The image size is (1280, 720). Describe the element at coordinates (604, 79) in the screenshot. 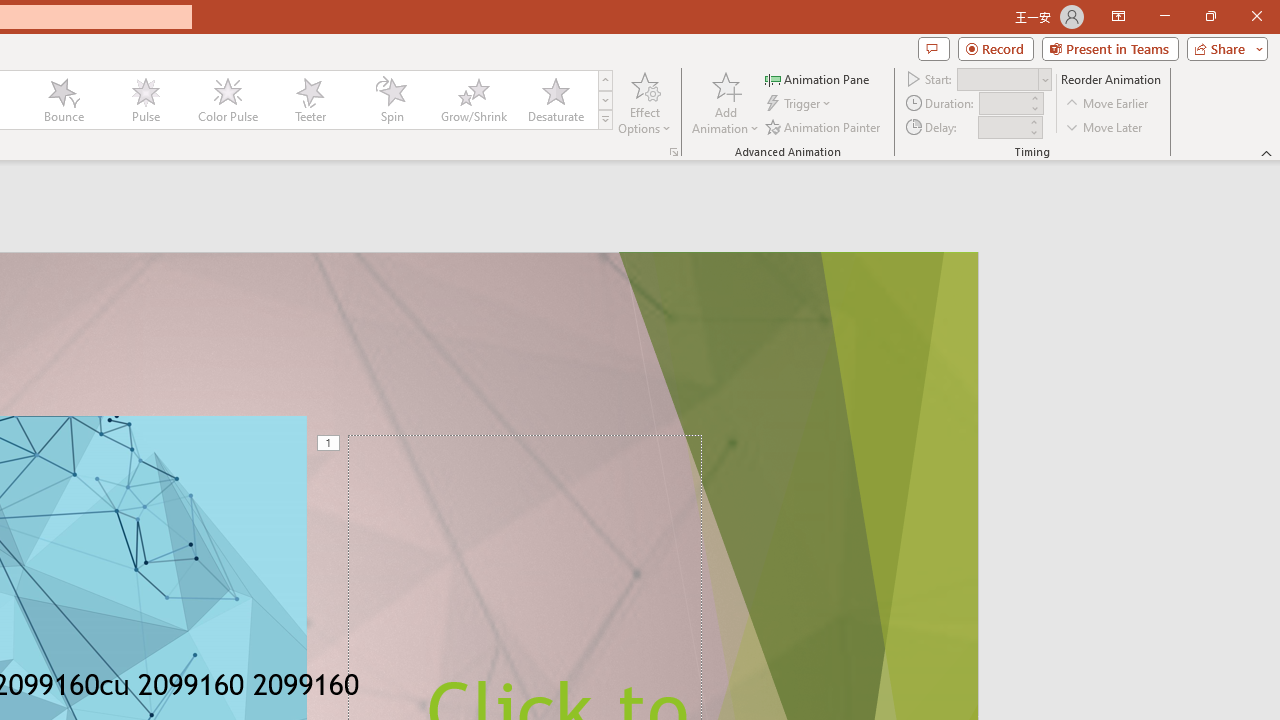

I see `'Row up'` at that location.